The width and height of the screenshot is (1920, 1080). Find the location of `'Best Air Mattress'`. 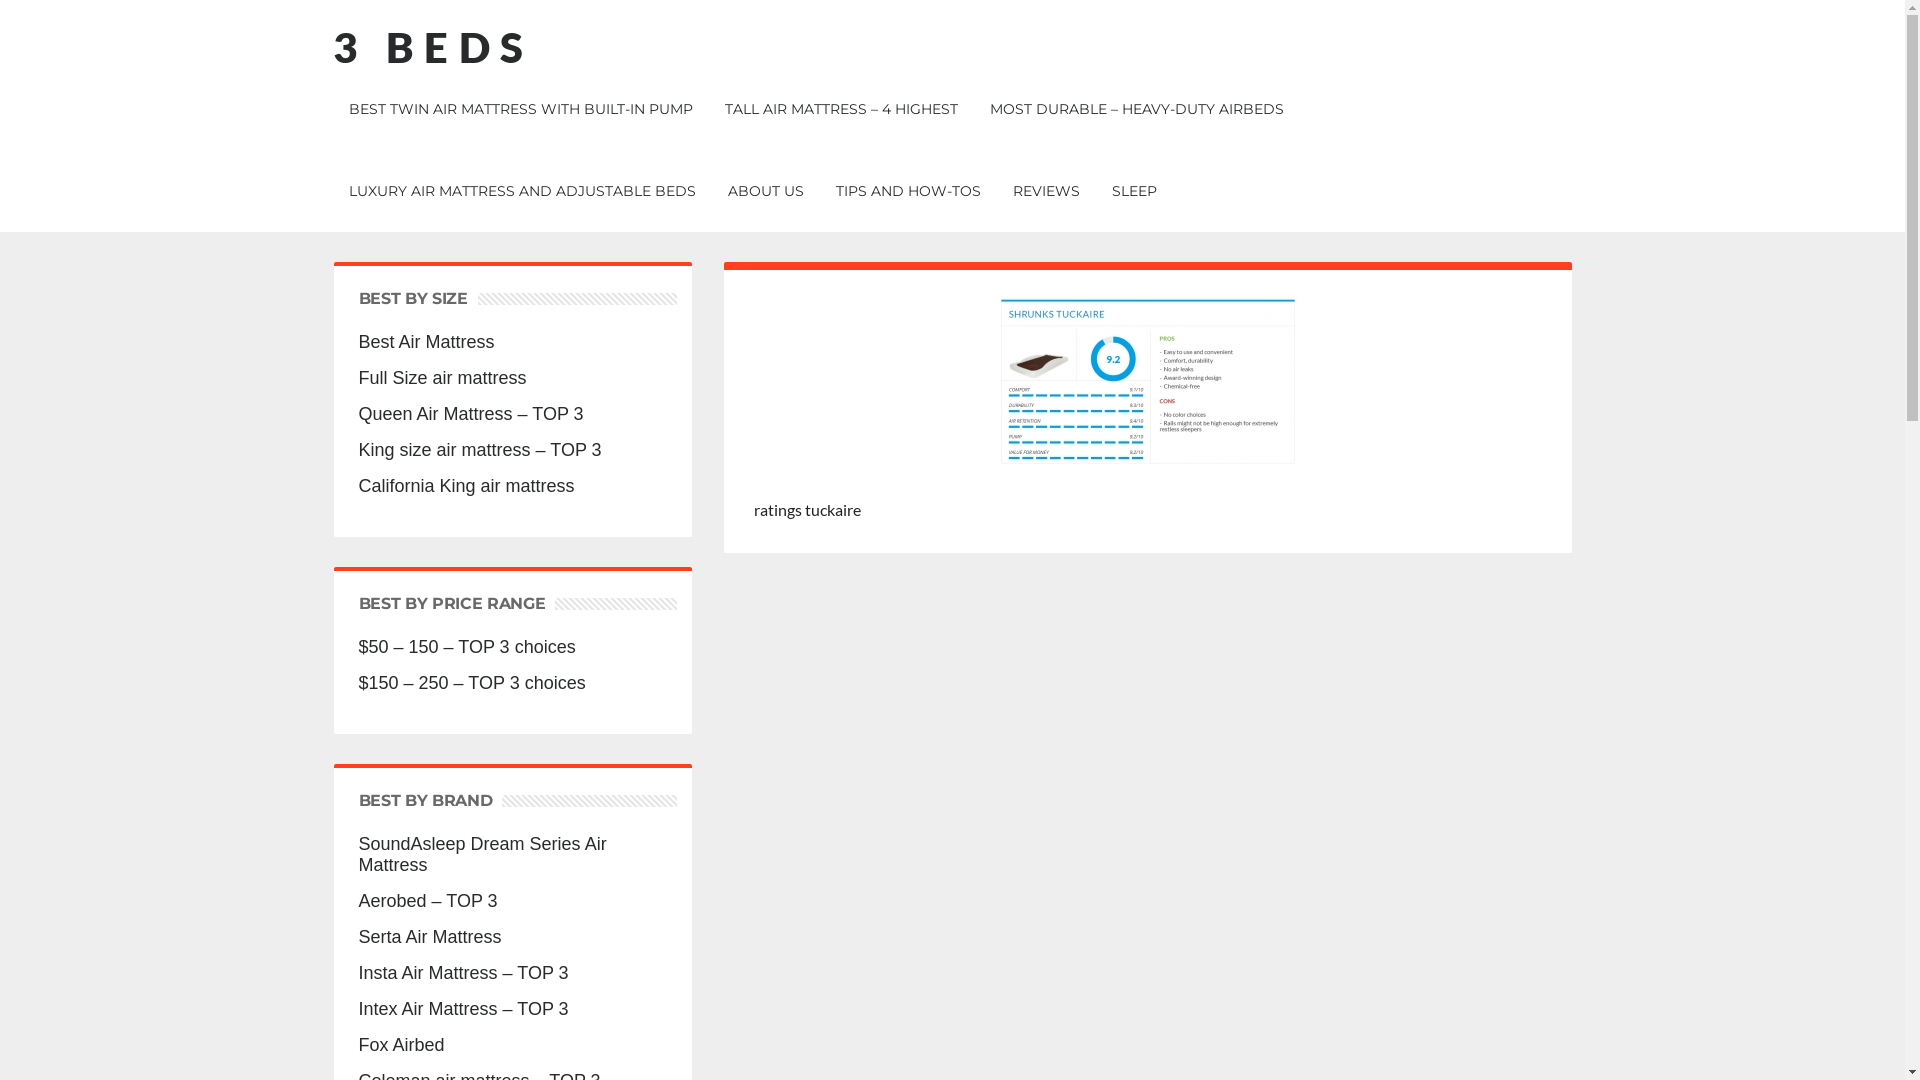

'Best Air Mattress' is located at coordinates (512, 341).